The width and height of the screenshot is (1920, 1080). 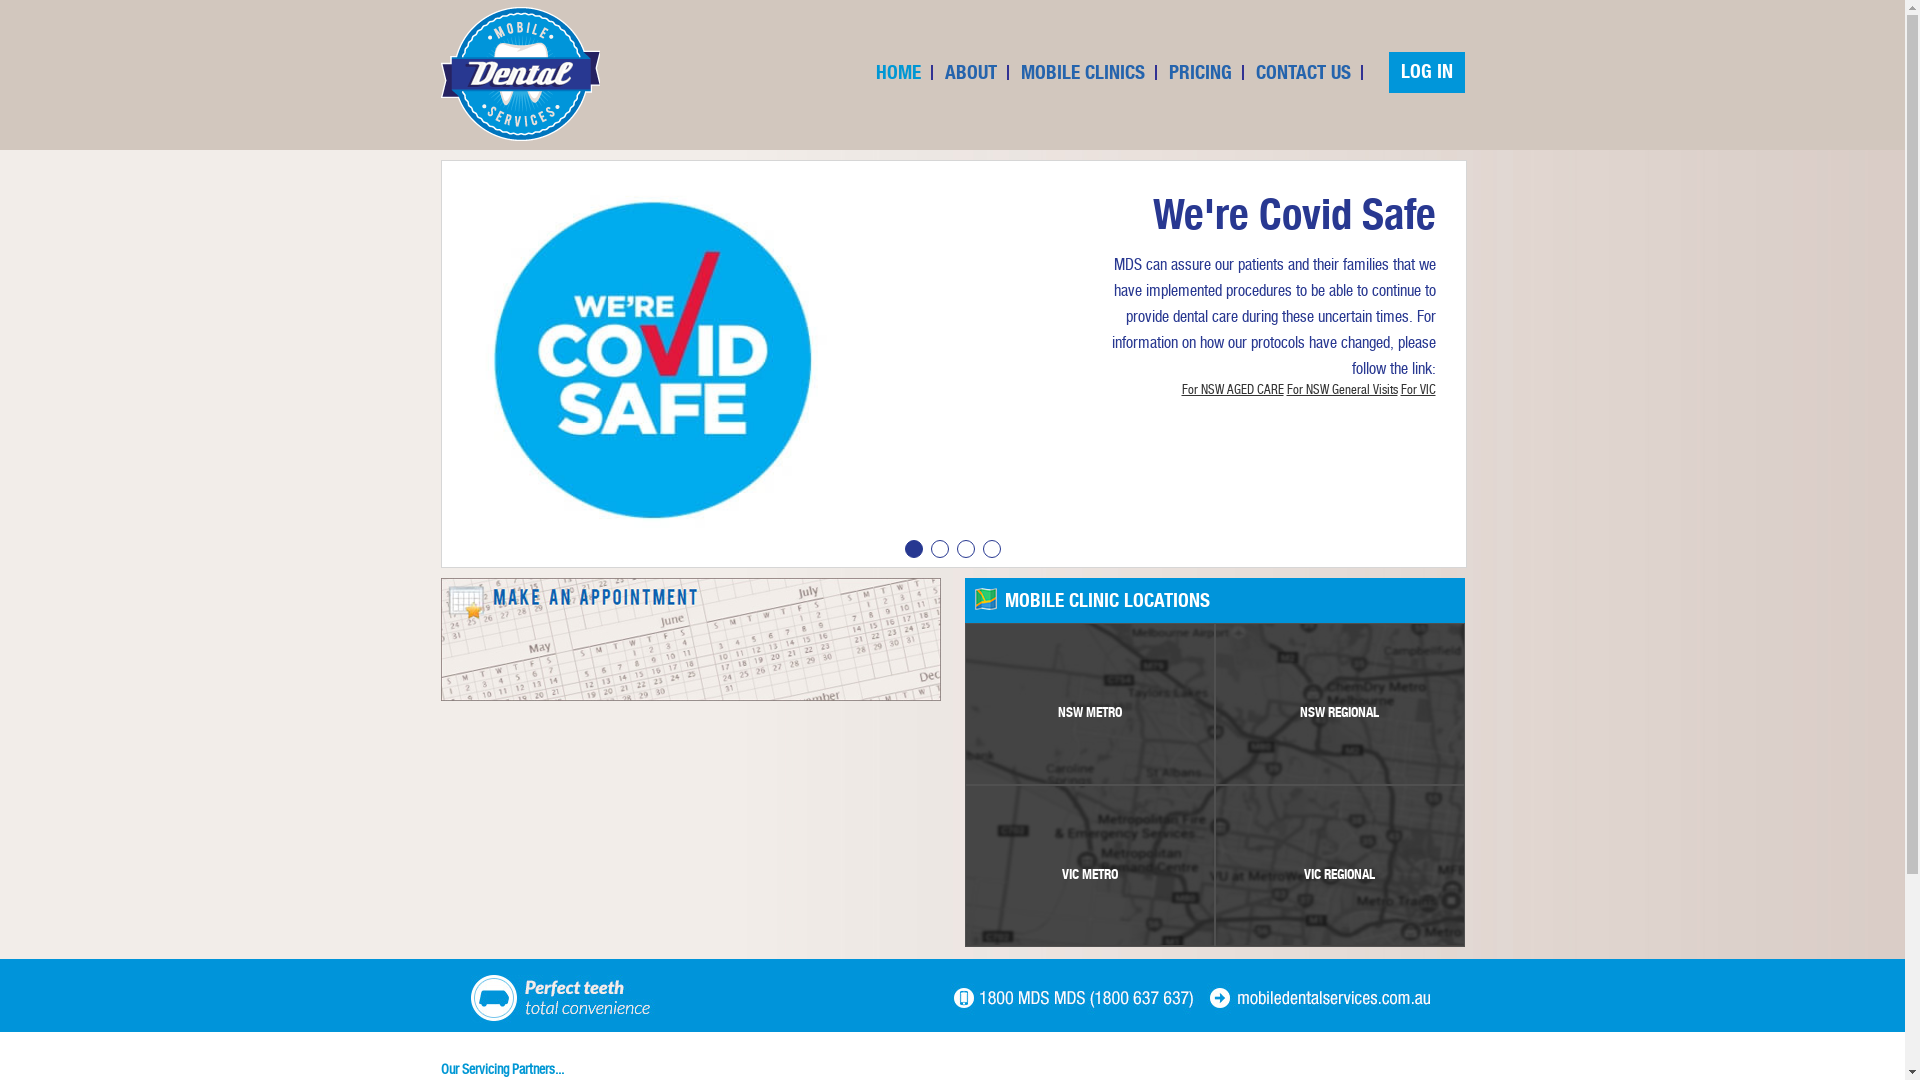 I want to click on 'Previous', so click(x=445, y=377).